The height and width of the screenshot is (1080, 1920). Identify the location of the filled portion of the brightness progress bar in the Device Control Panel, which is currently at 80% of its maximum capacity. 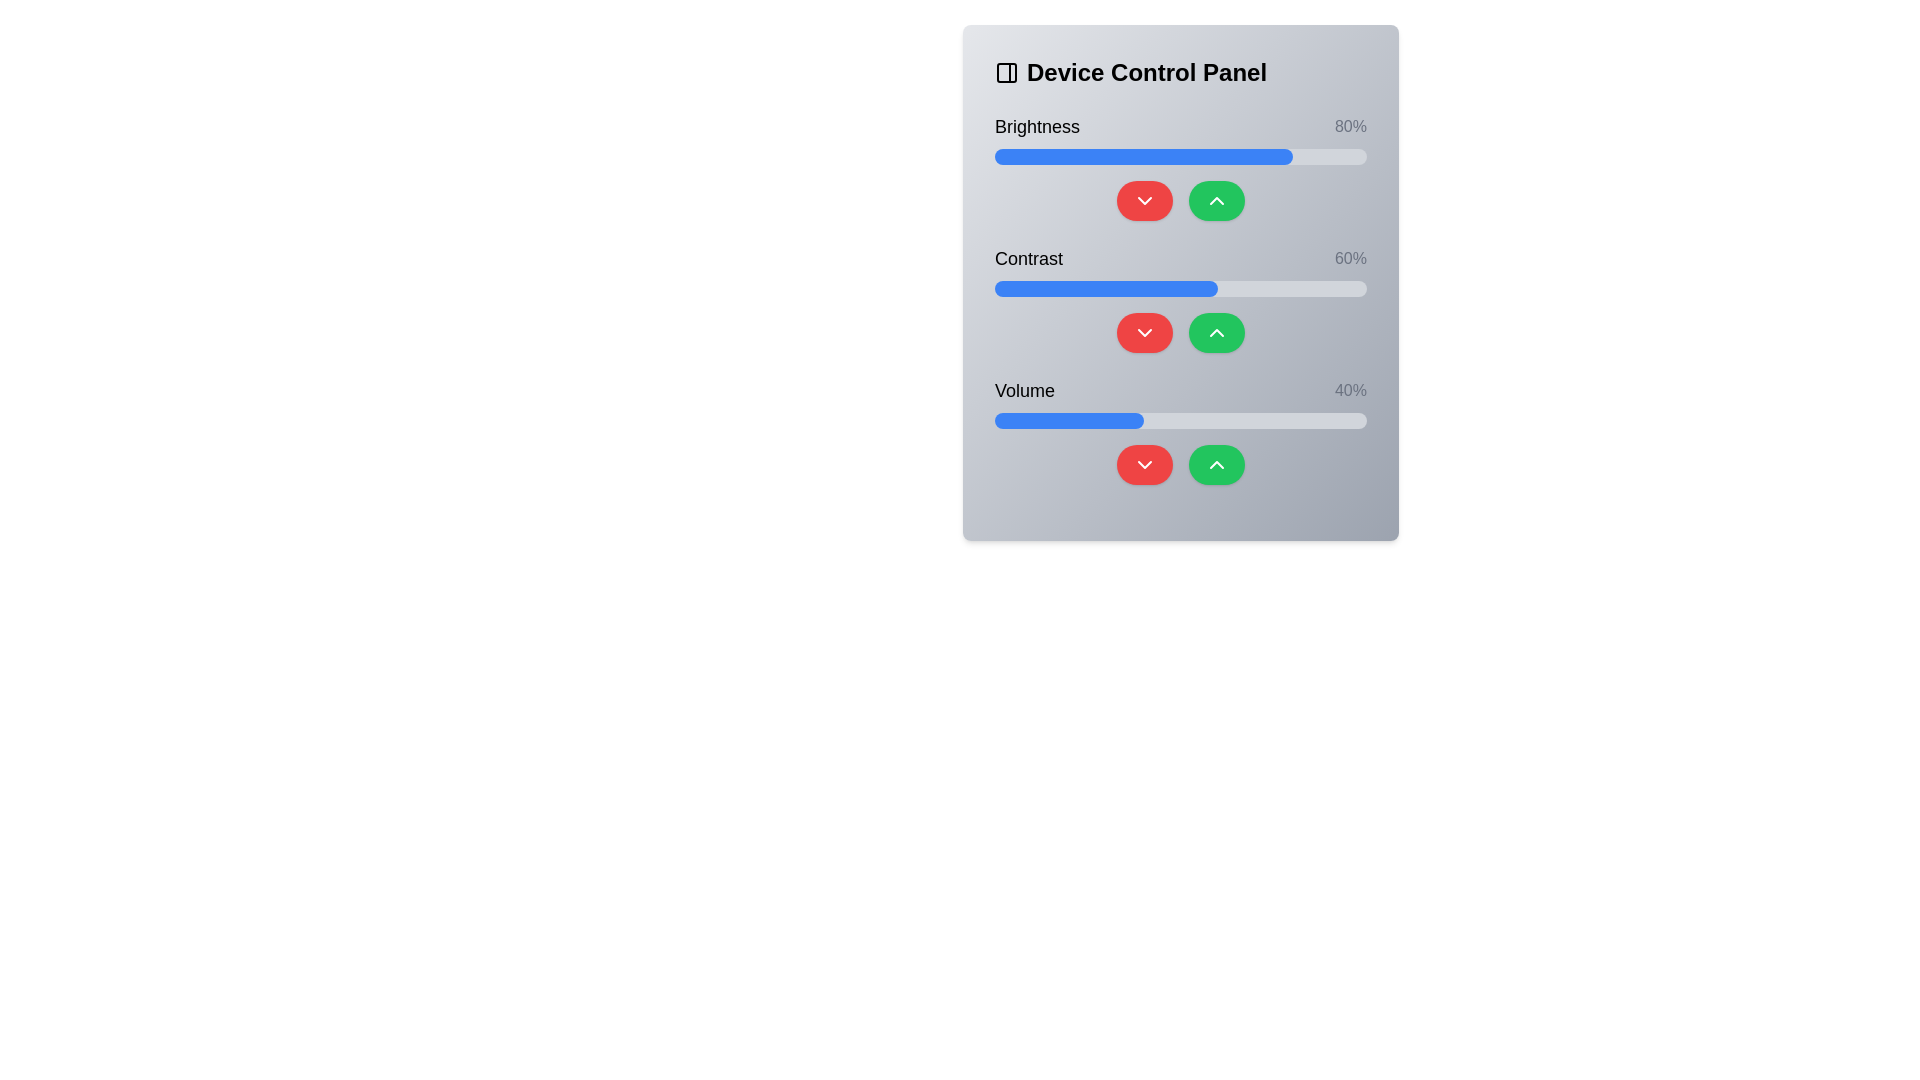
(1143, 156).